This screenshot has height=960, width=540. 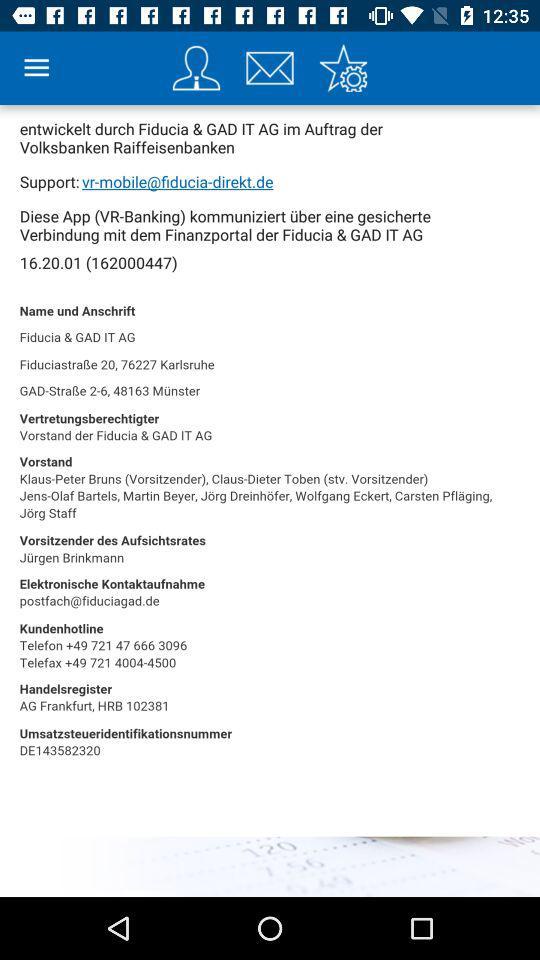 What do you see at coordinates (342, 68) in the screenshot?
I see `settings option` at bounding box center [342, 68].